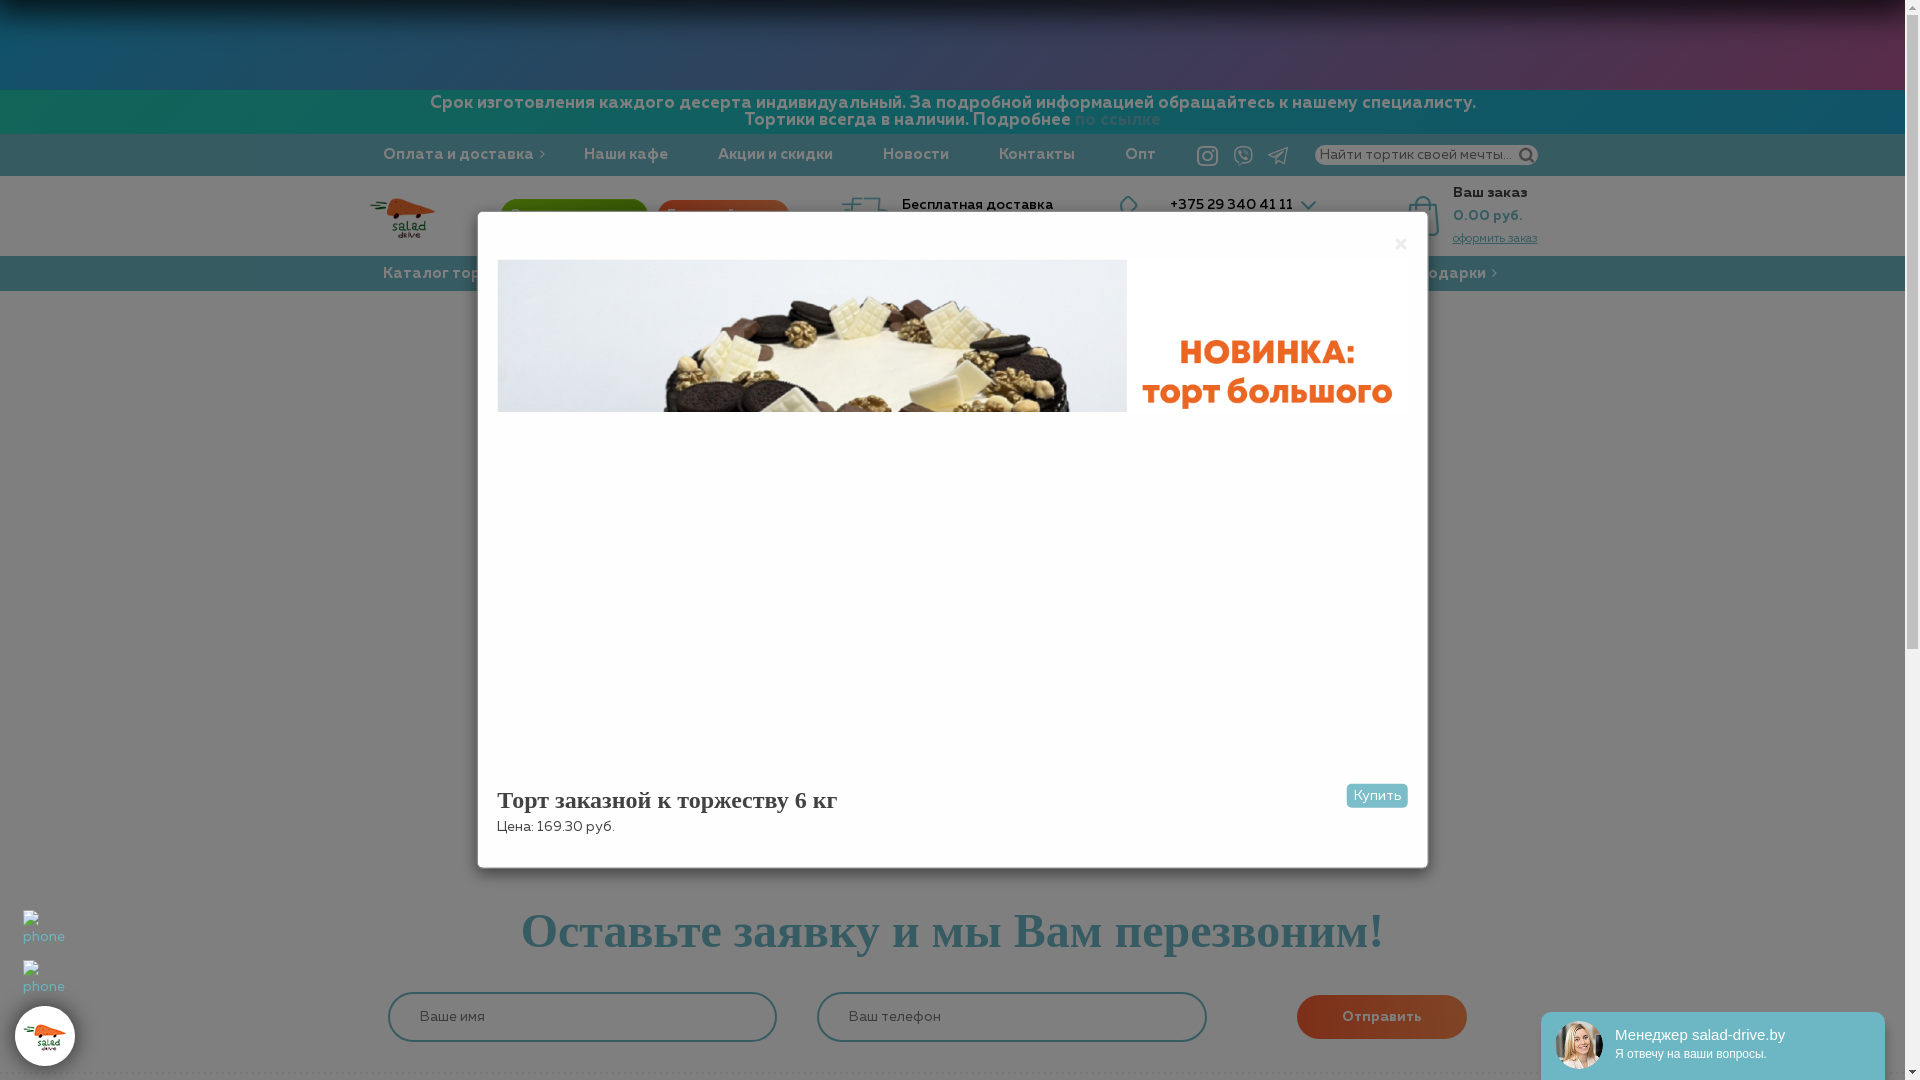 This screenshot has height=1080, width=1920. I want to click on 'Telegram', so click(1261, 153).